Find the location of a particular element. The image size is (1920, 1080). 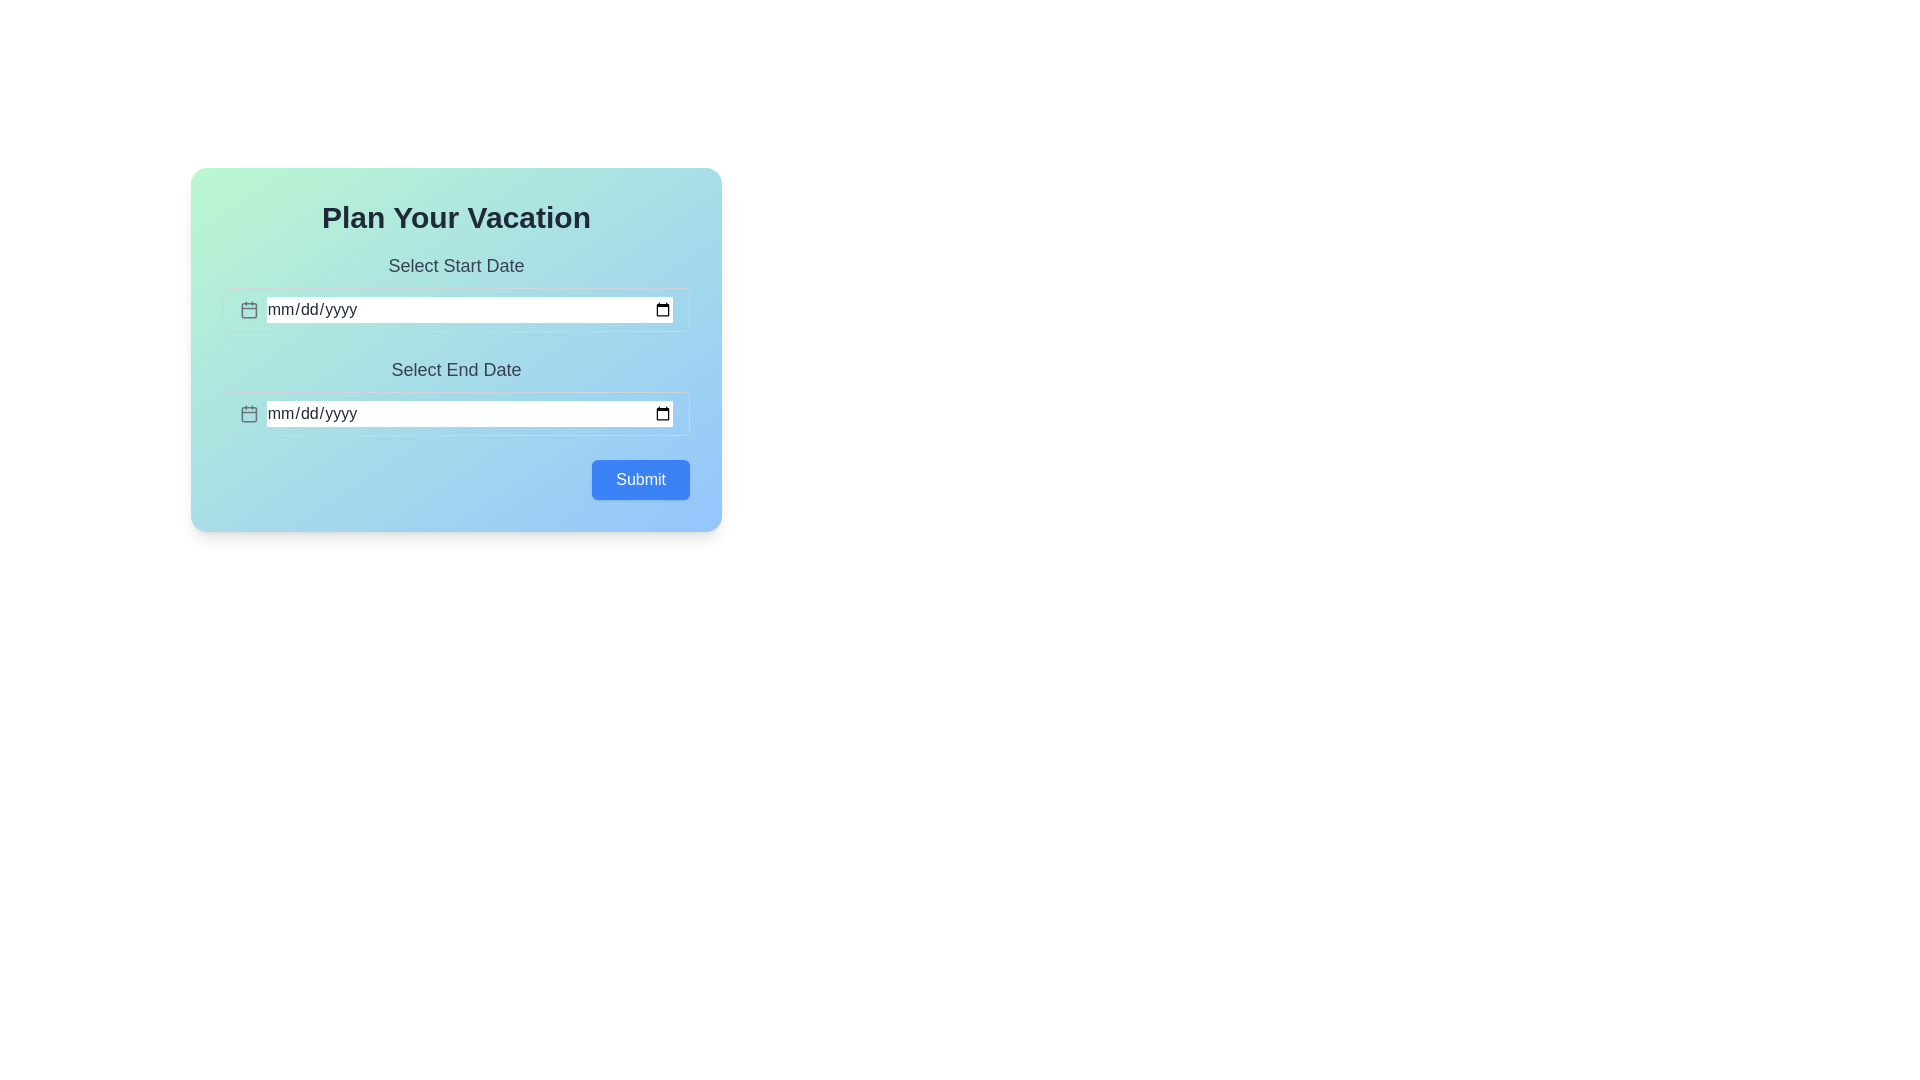

the calendar icon located on the left side of the top input field, which opens a calendar interface for selecting a start date for vacation is located at coordinates (248, 309).